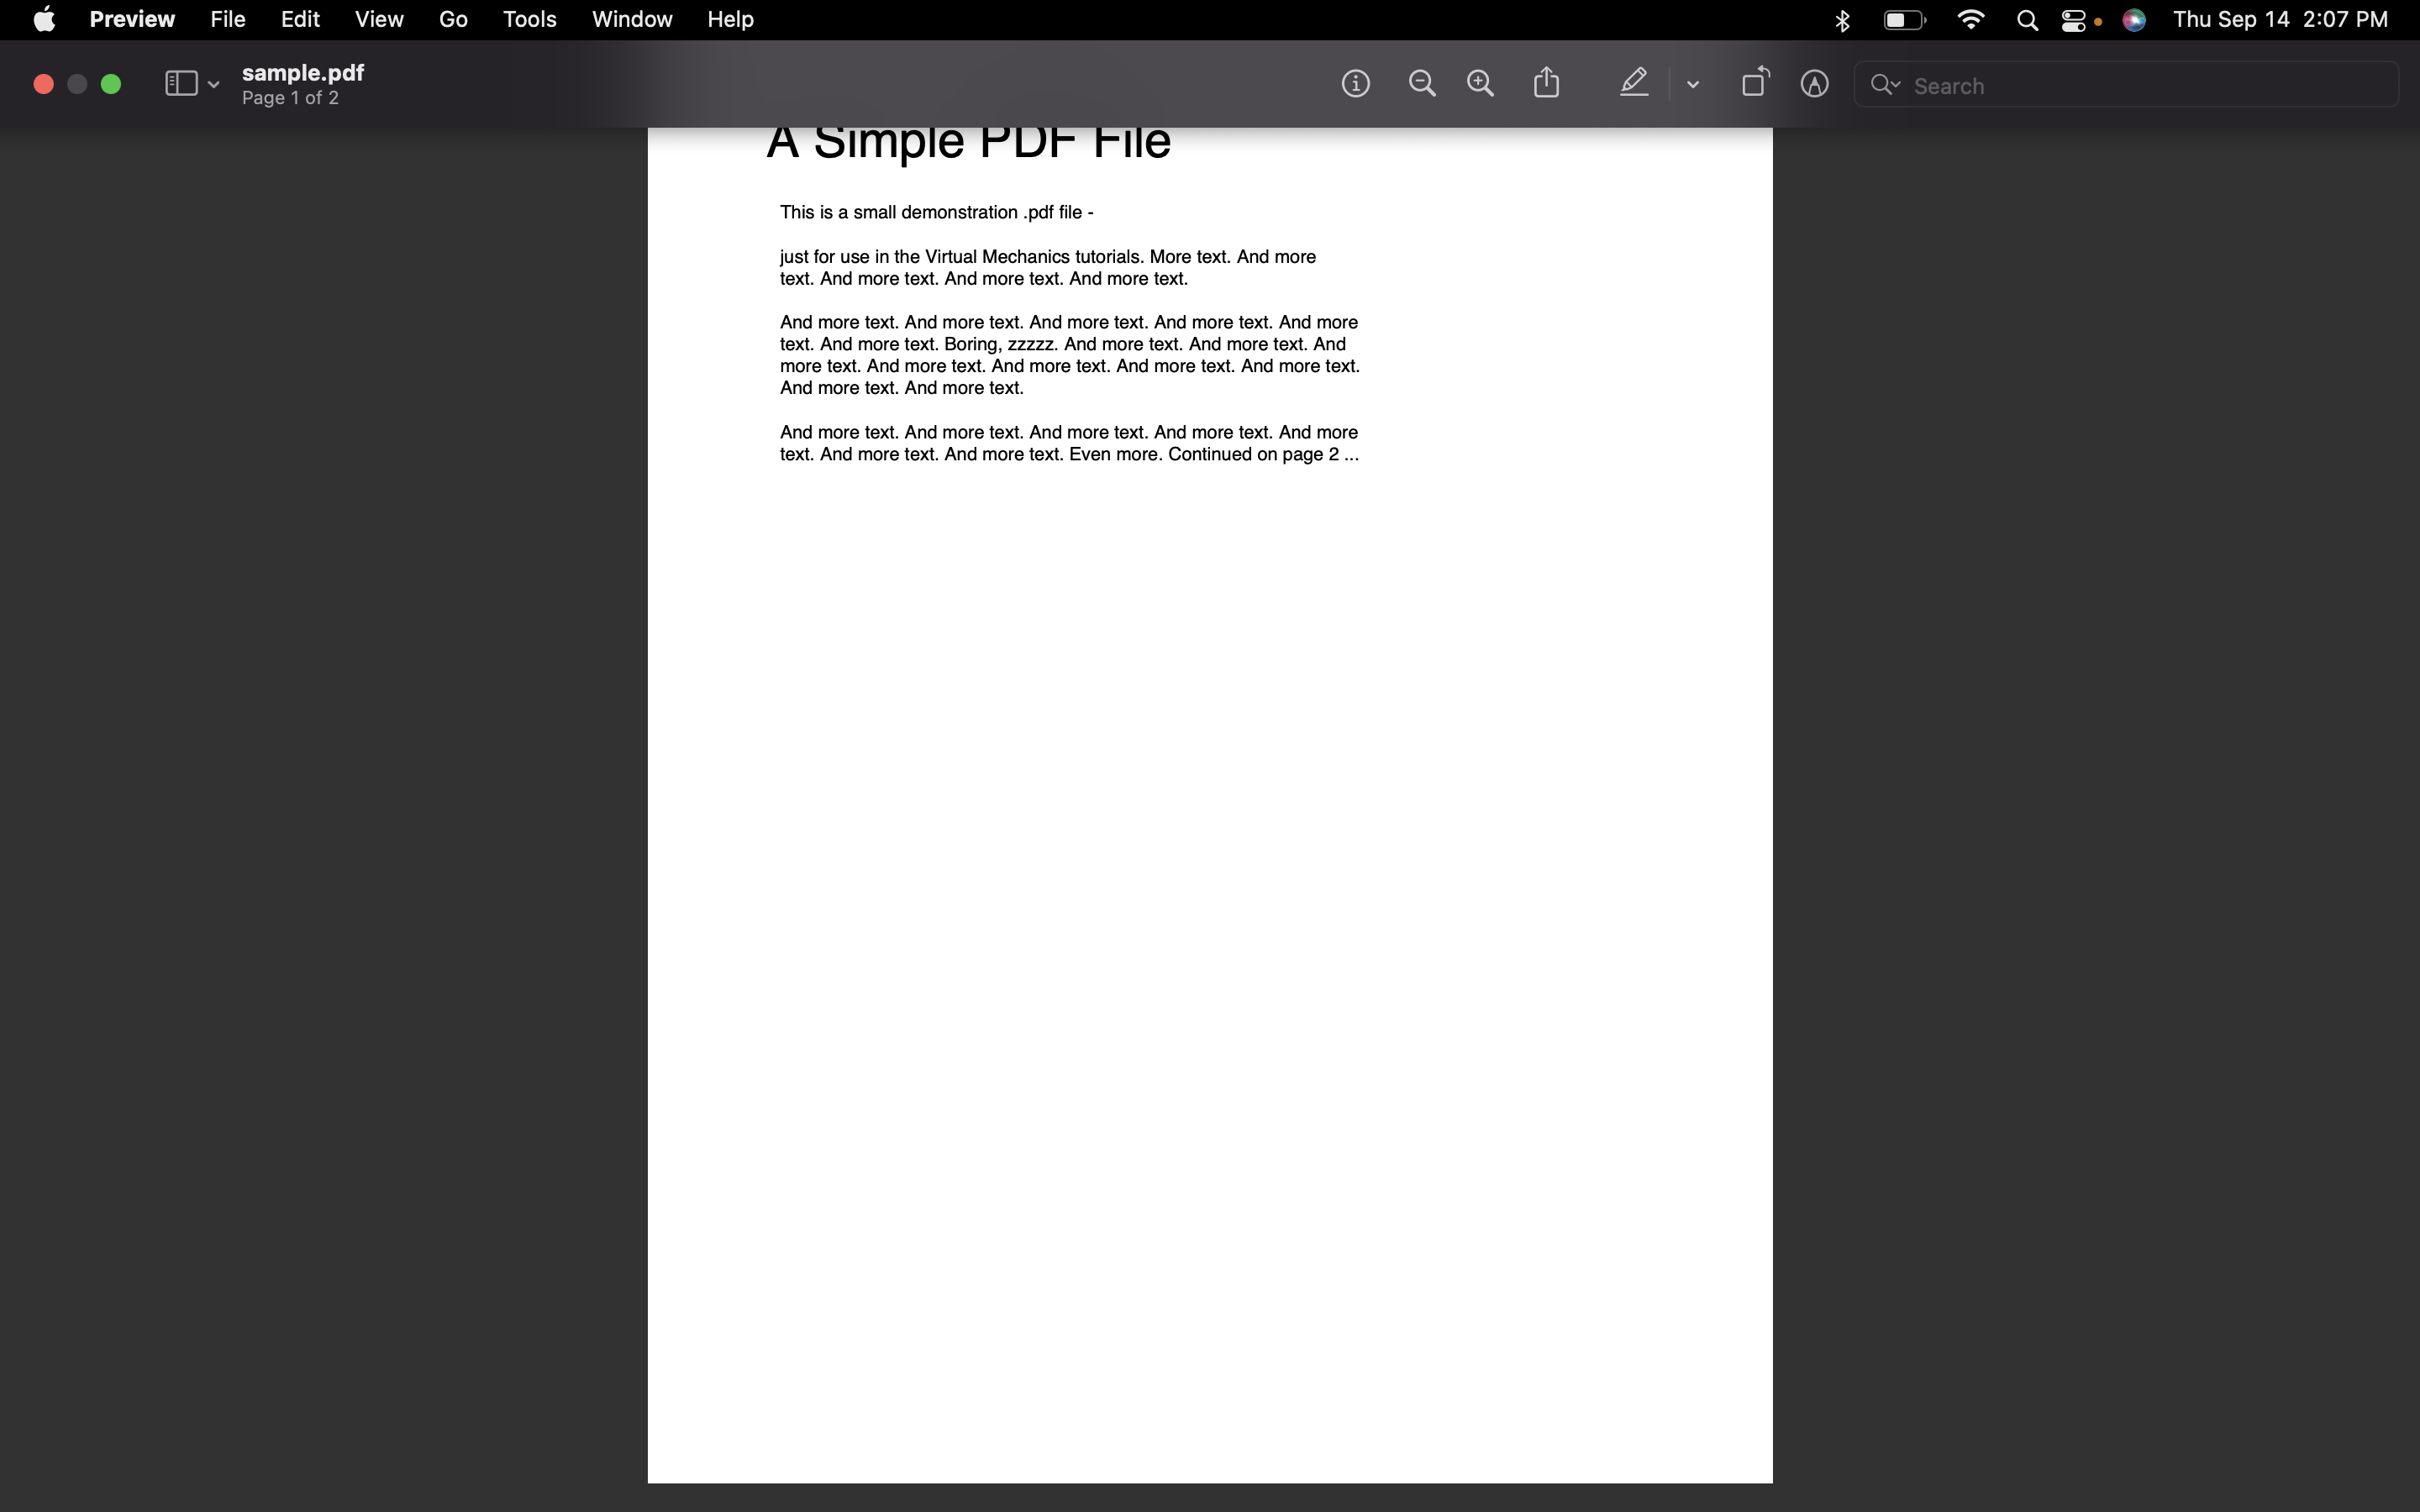  Describe the element at coordinates (532, 21) in the screenshot. I see `Go to the Tools menu` at that location.